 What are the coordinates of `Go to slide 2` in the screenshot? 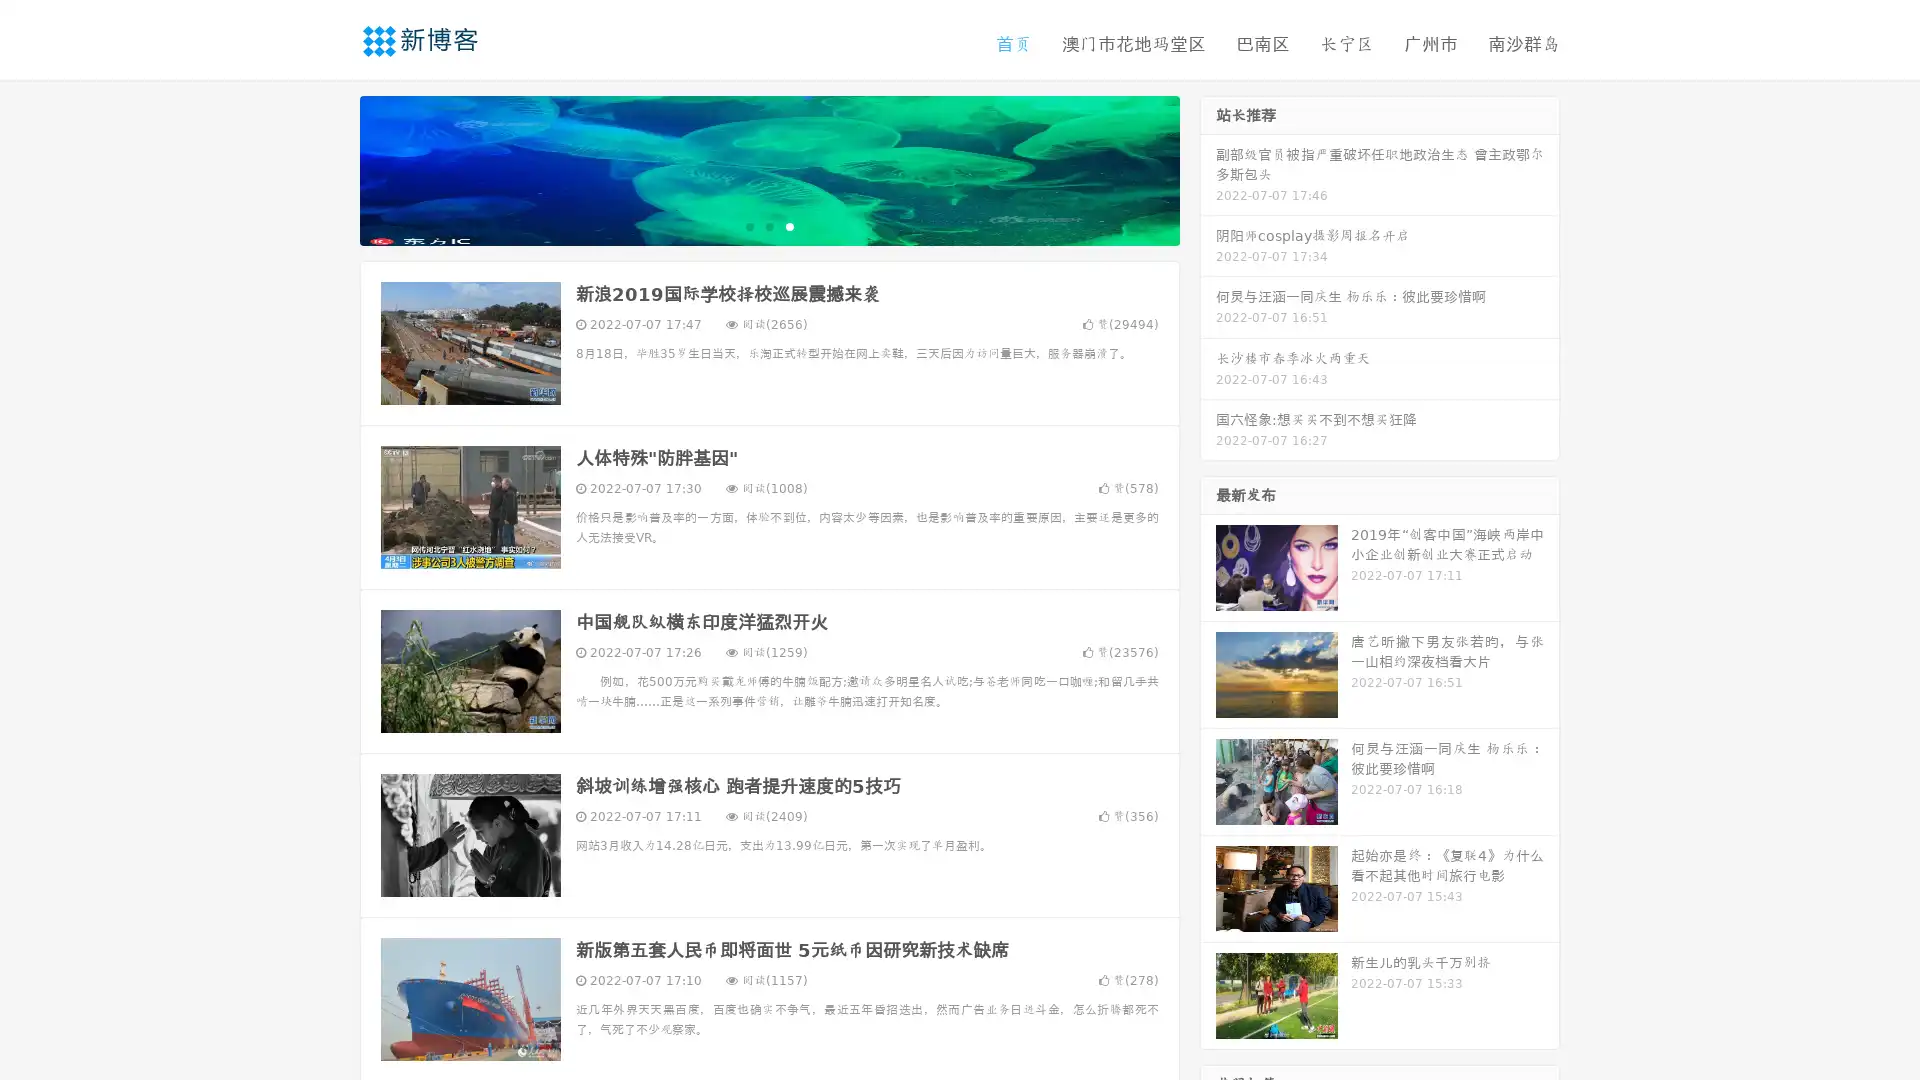 It's located at (768, 225).